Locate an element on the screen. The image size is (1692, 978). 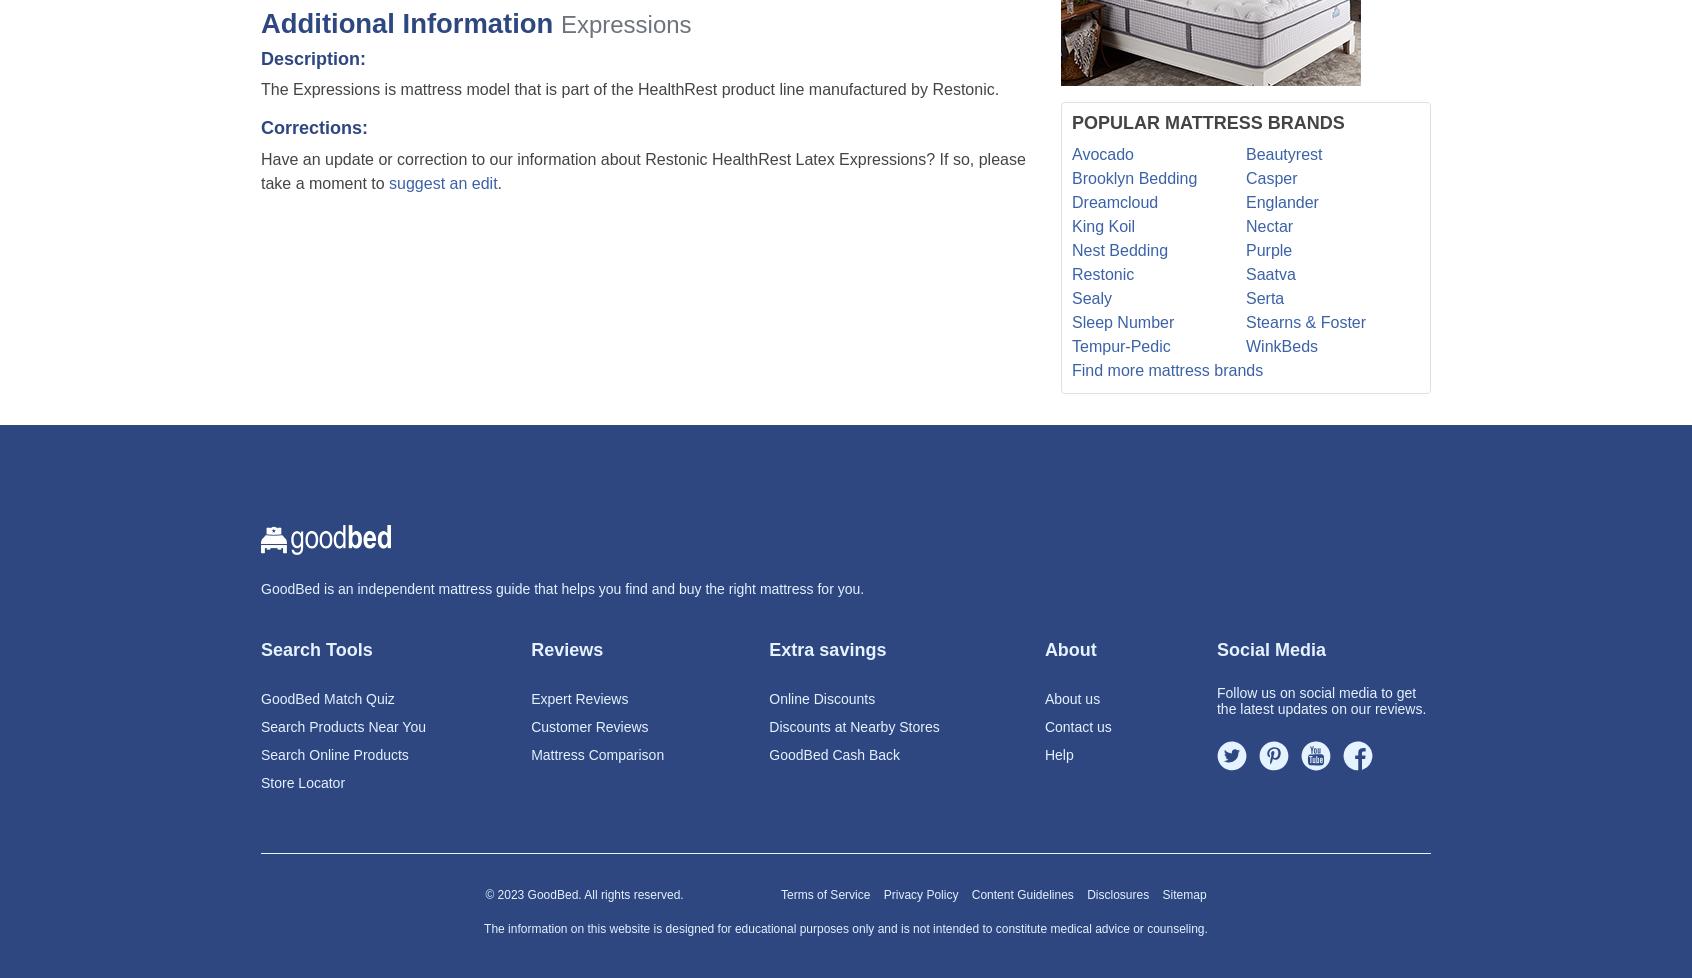
'Sealy' is located at coordinates (1092, 296).